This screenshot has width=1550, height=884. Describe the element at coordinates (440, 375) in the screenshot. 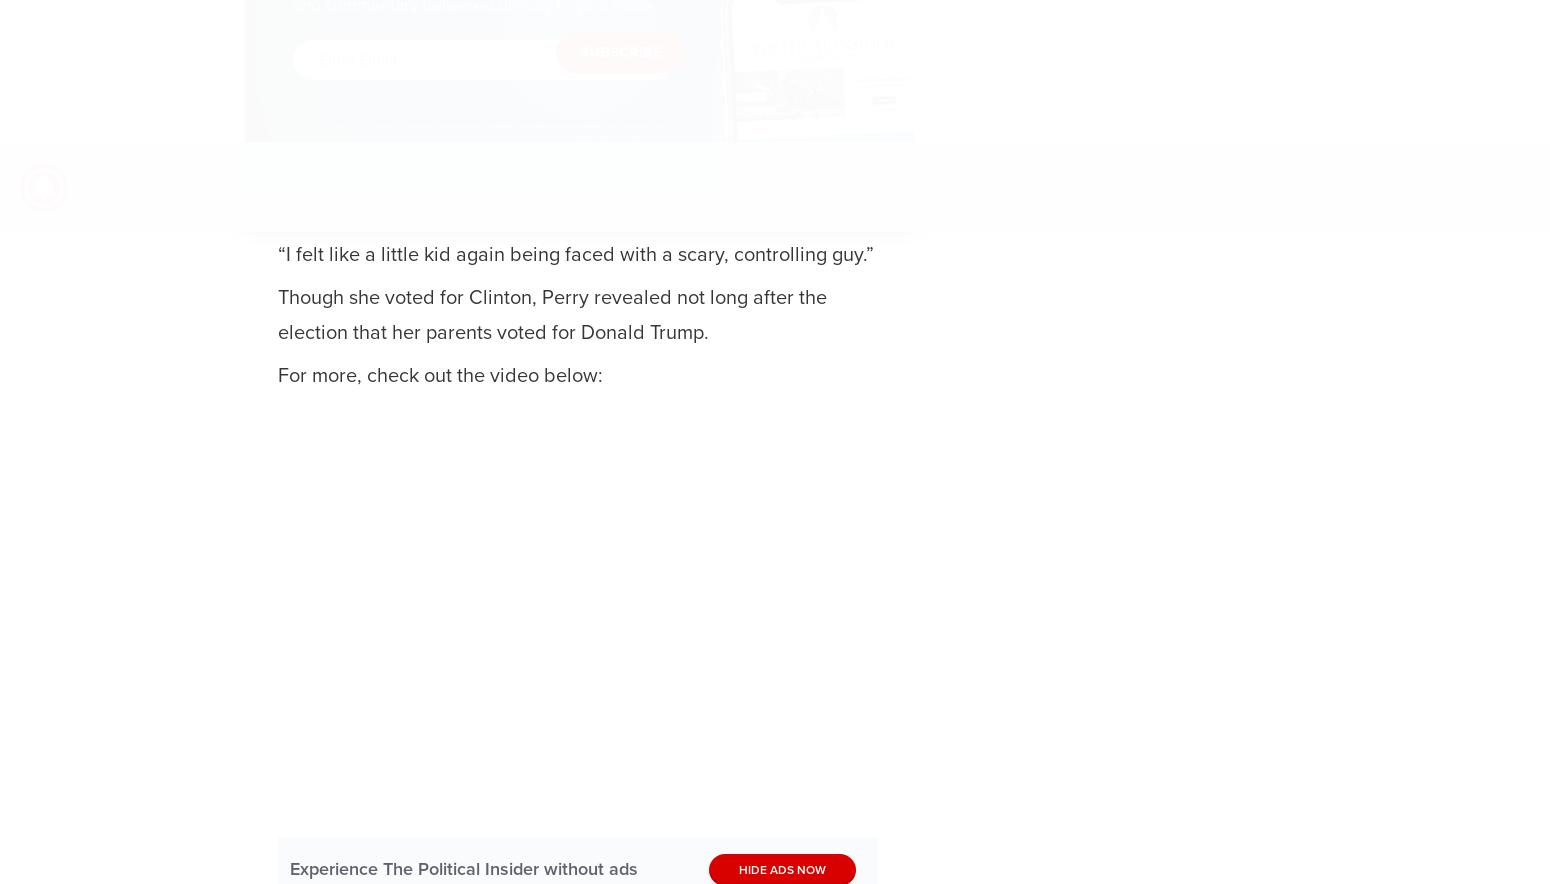

I see `'For more, check out the video below:'` at that location.